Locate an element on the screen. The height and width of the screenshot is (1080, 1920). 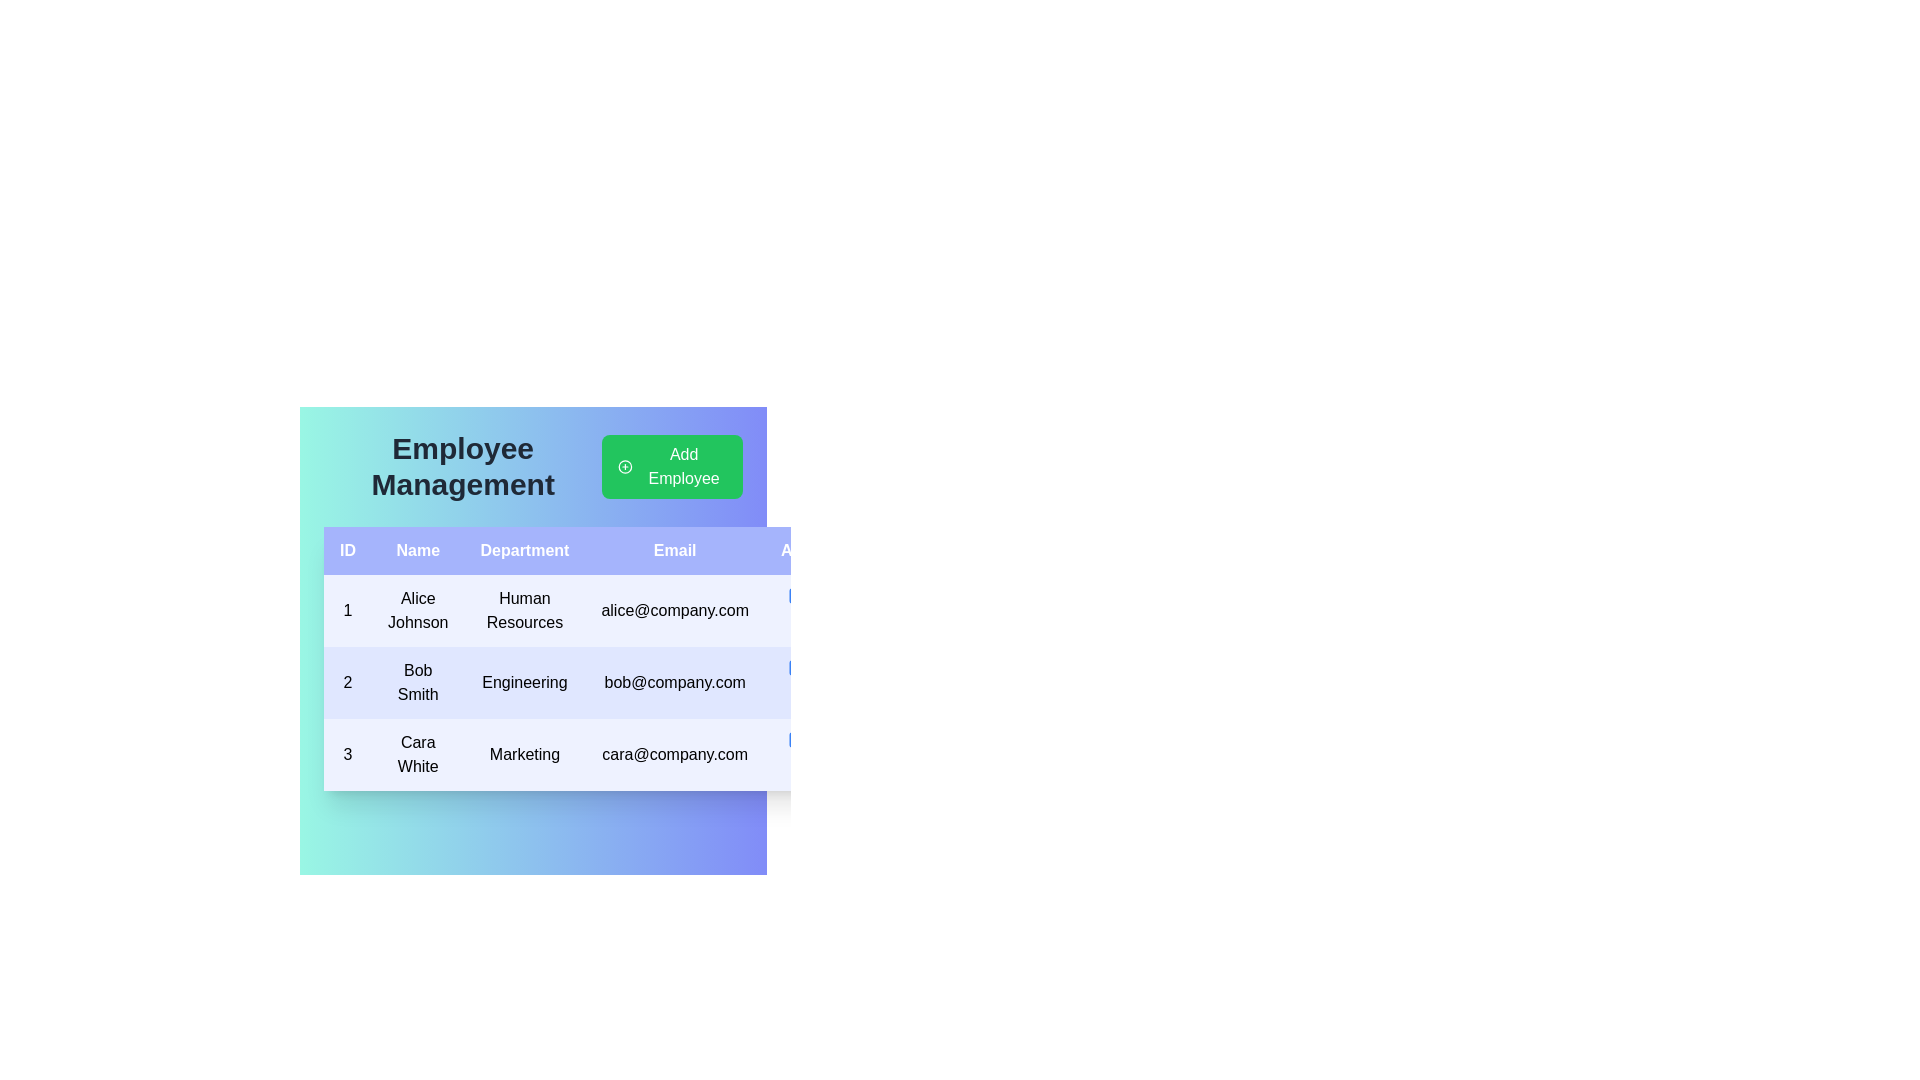
the static text label indicating the department designation 'Engineering' for the entry of 'Bob Smith' in the third column of the table is located at coordinates (524, 681).